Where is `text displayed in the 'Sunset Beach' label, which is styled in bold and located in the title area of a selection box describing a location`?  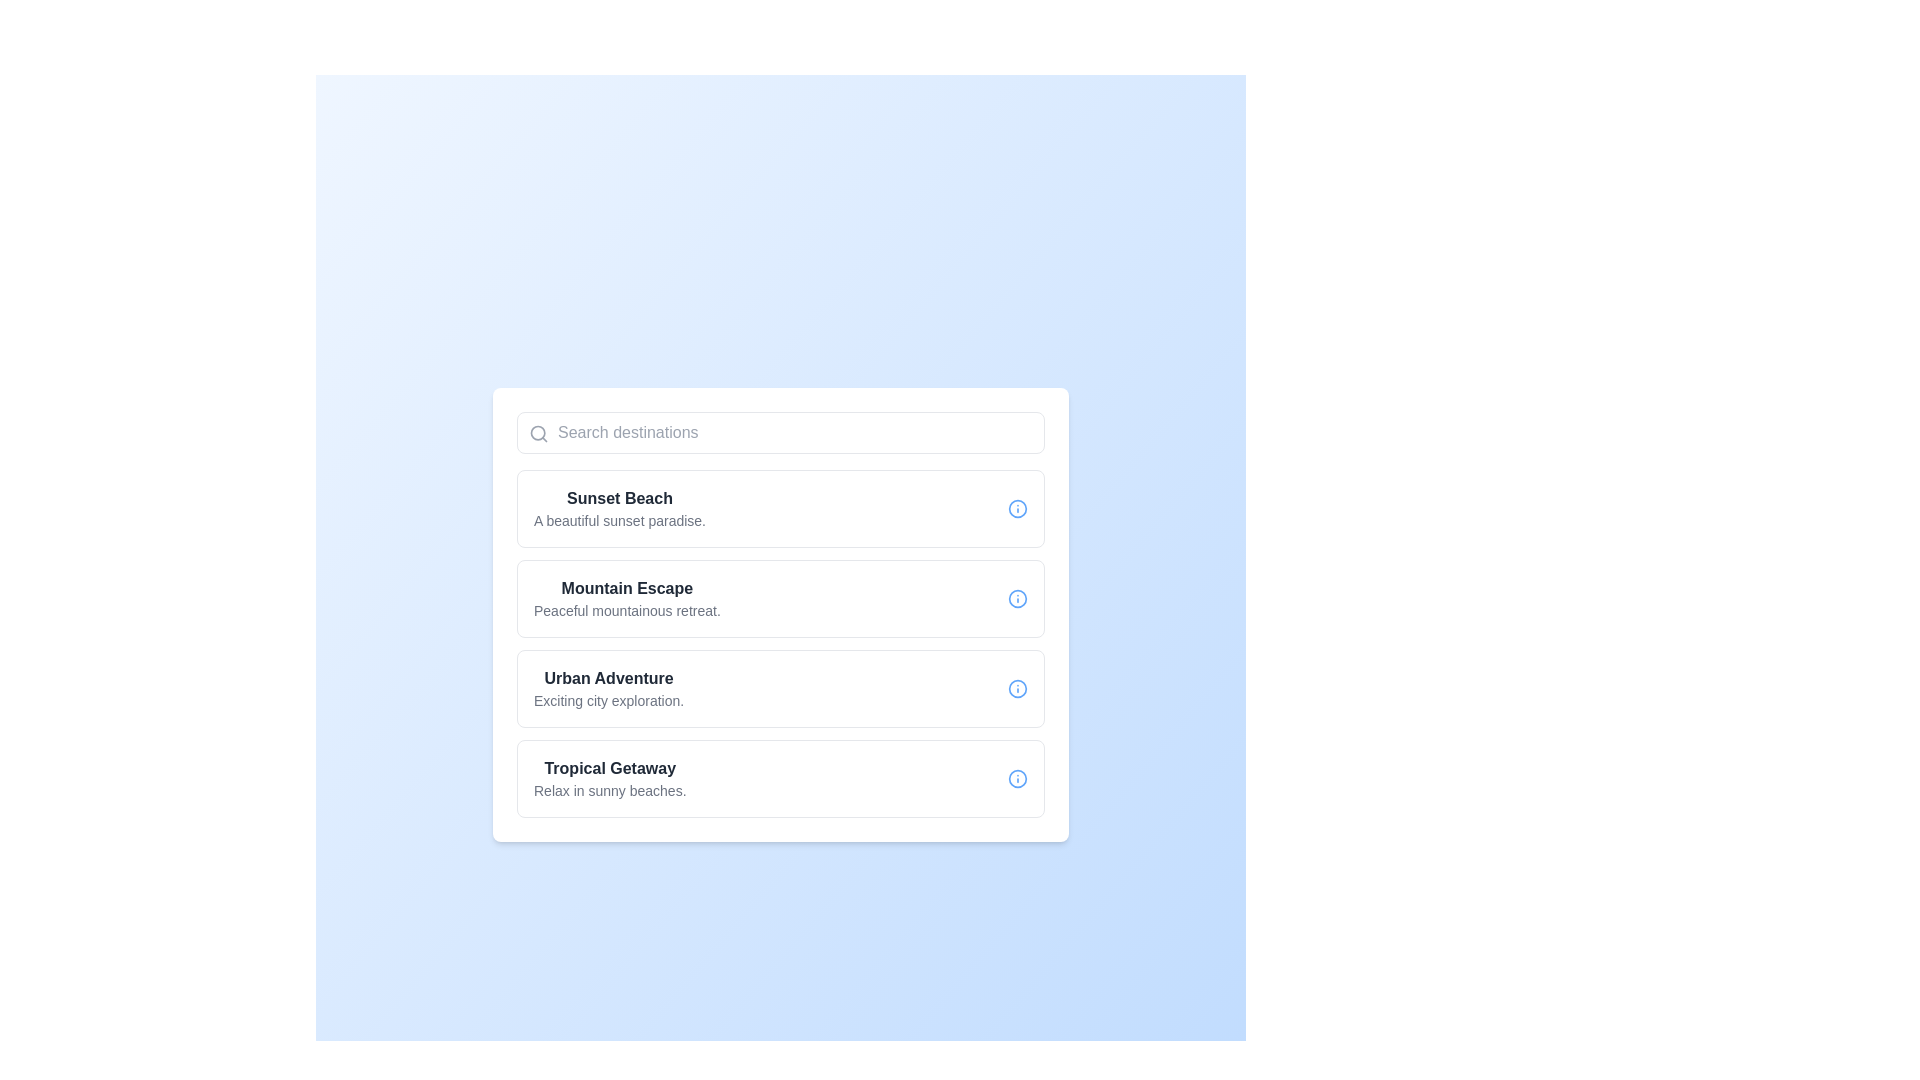
text displayed in the 'Sunset Beach' label, which is styled in bold and located in the title area of a selection box describing a location is located at coordinates (618, 497).